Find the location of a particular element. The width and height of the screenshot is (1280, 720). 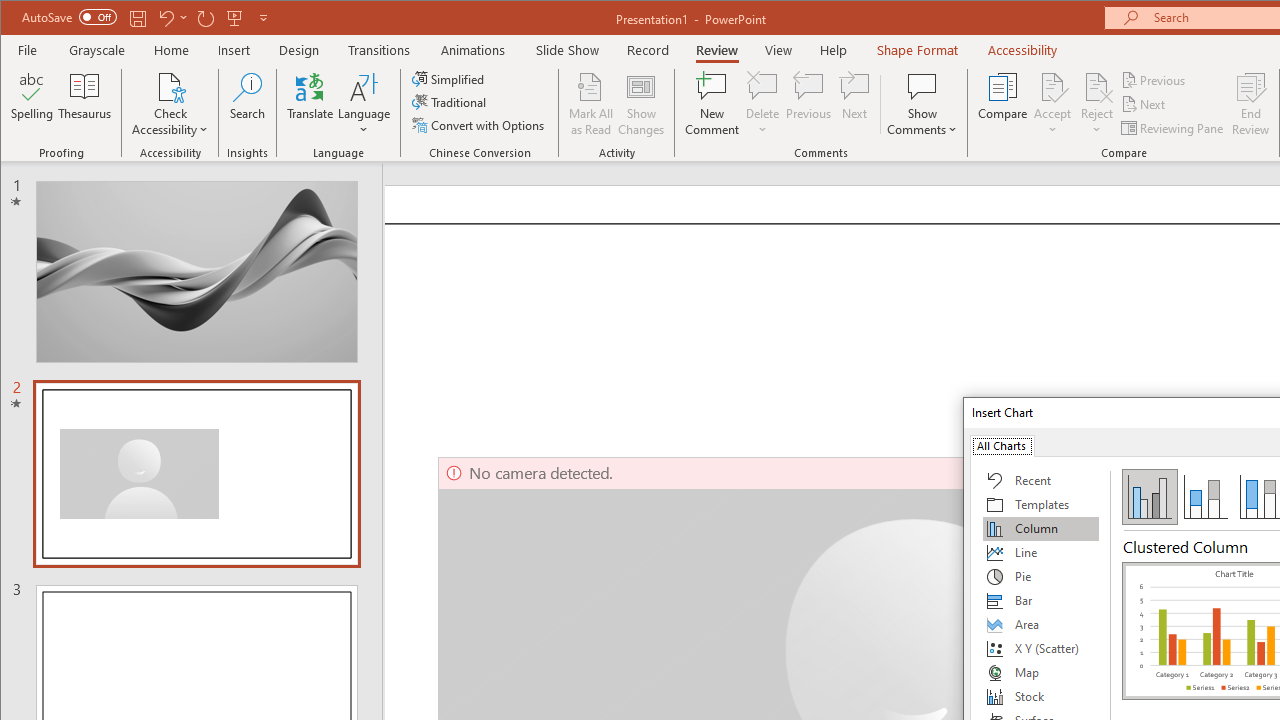

'Previous' is located at coordinates (1154, 79).